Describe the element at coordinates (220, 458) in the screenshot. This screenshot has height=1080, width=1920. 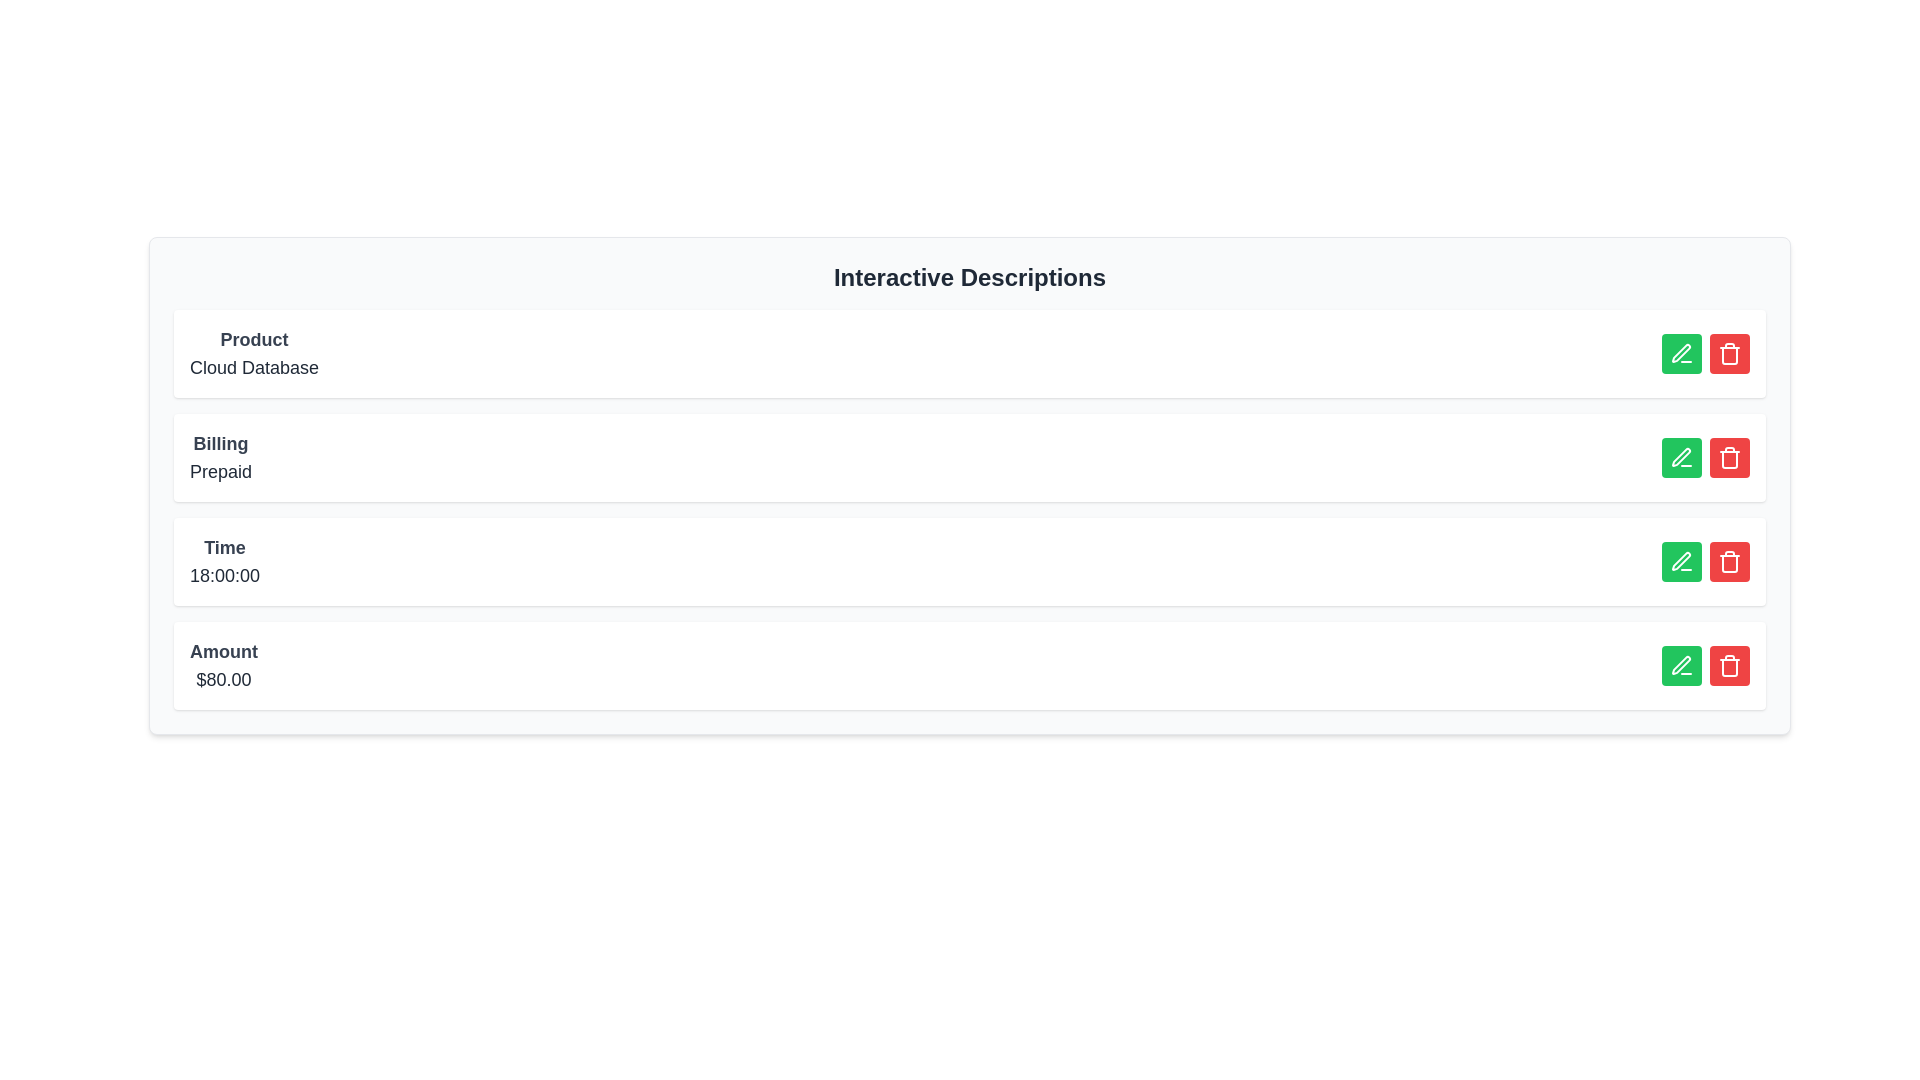
I see `the text label that displays 'Billing' in bold and 'Prepaid' in normal font, located in the second row under 'Product: Cloud Database'` at that location.